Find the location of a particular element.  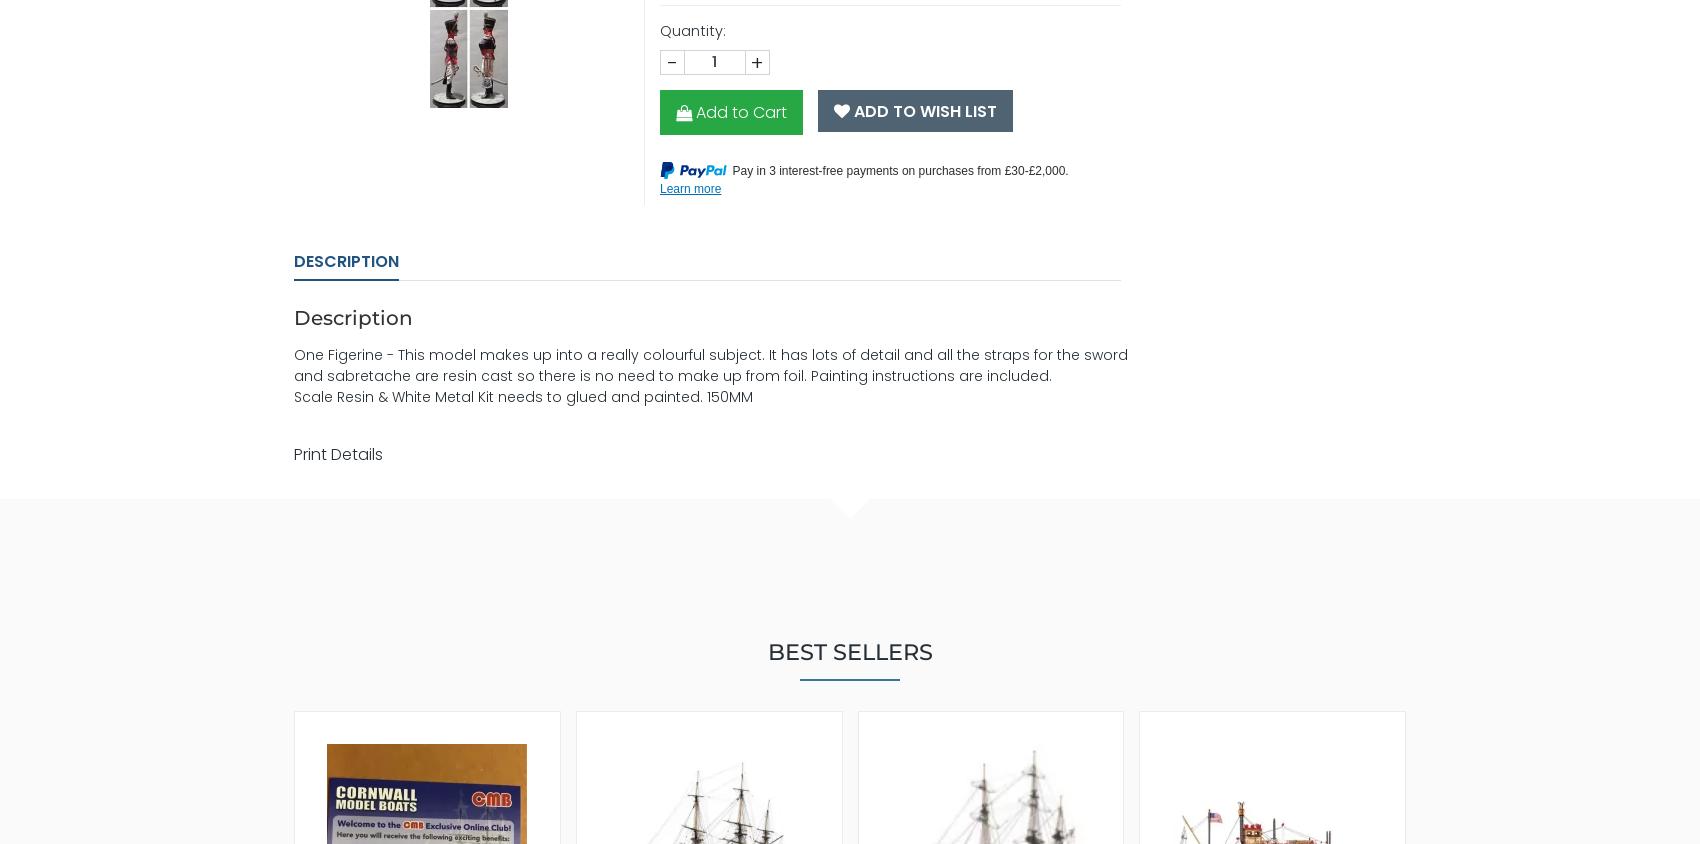

'Add to Cart' is located at coordinates (740, 111).